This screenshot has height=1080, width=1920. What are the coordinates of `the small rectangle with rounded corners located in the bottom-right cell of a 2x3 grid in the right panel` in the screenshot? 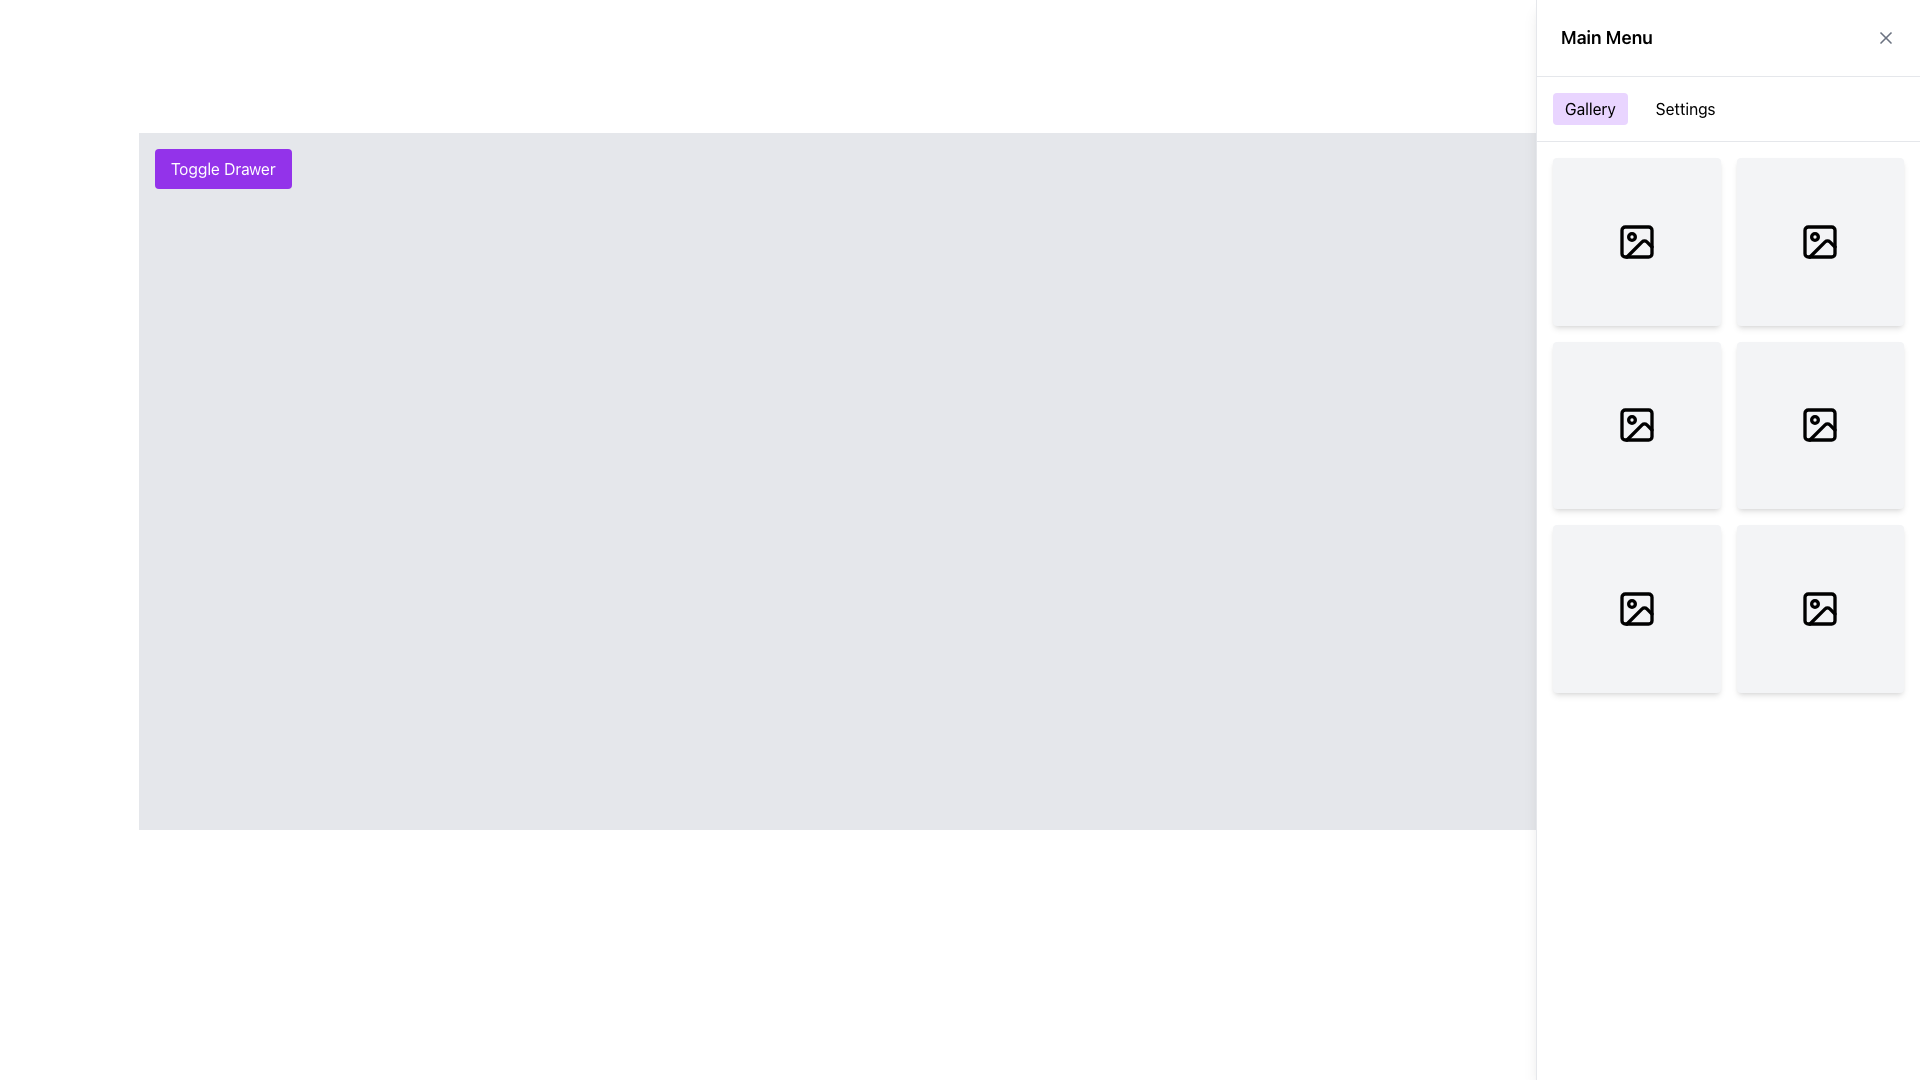 It's located at (1636, 607).